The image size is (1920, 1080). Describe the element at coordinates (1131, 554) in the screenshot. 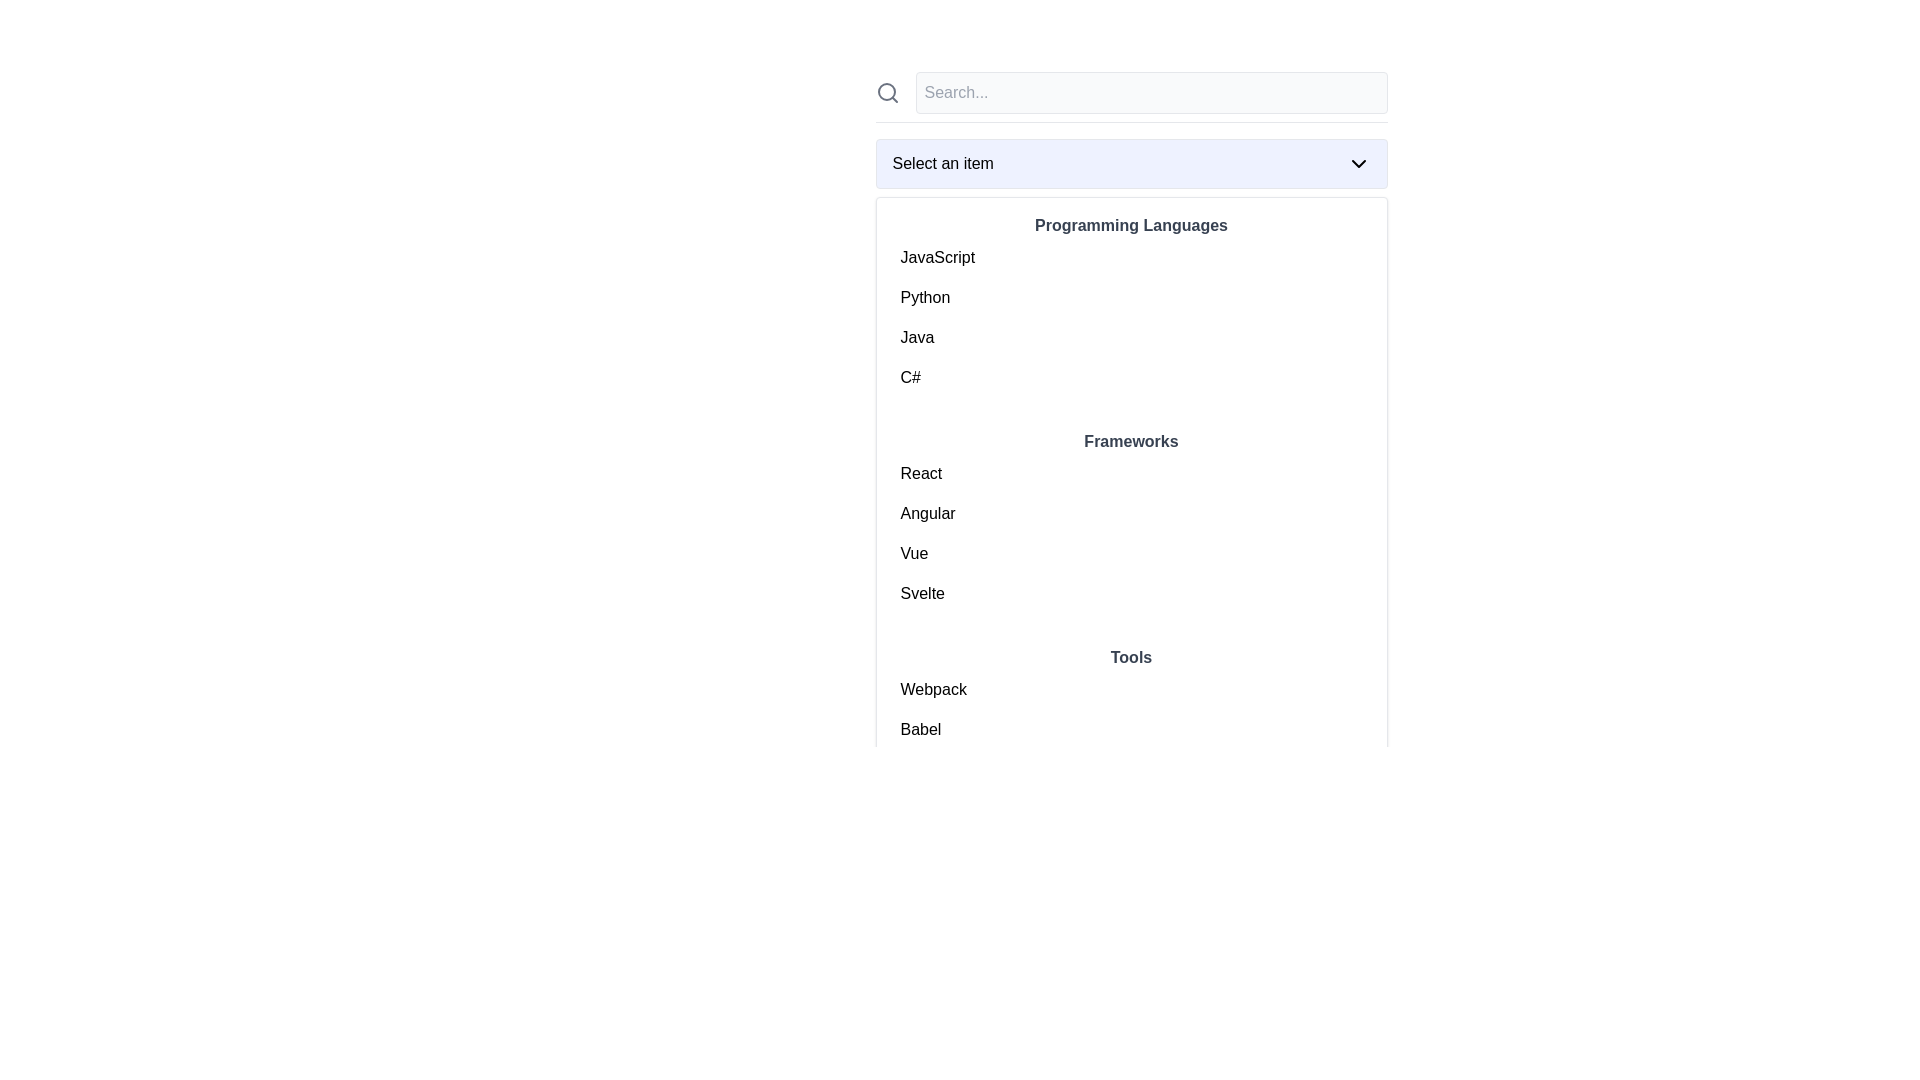

I see `on the third item in the list of framework options labeled 'Vue'` at that location.